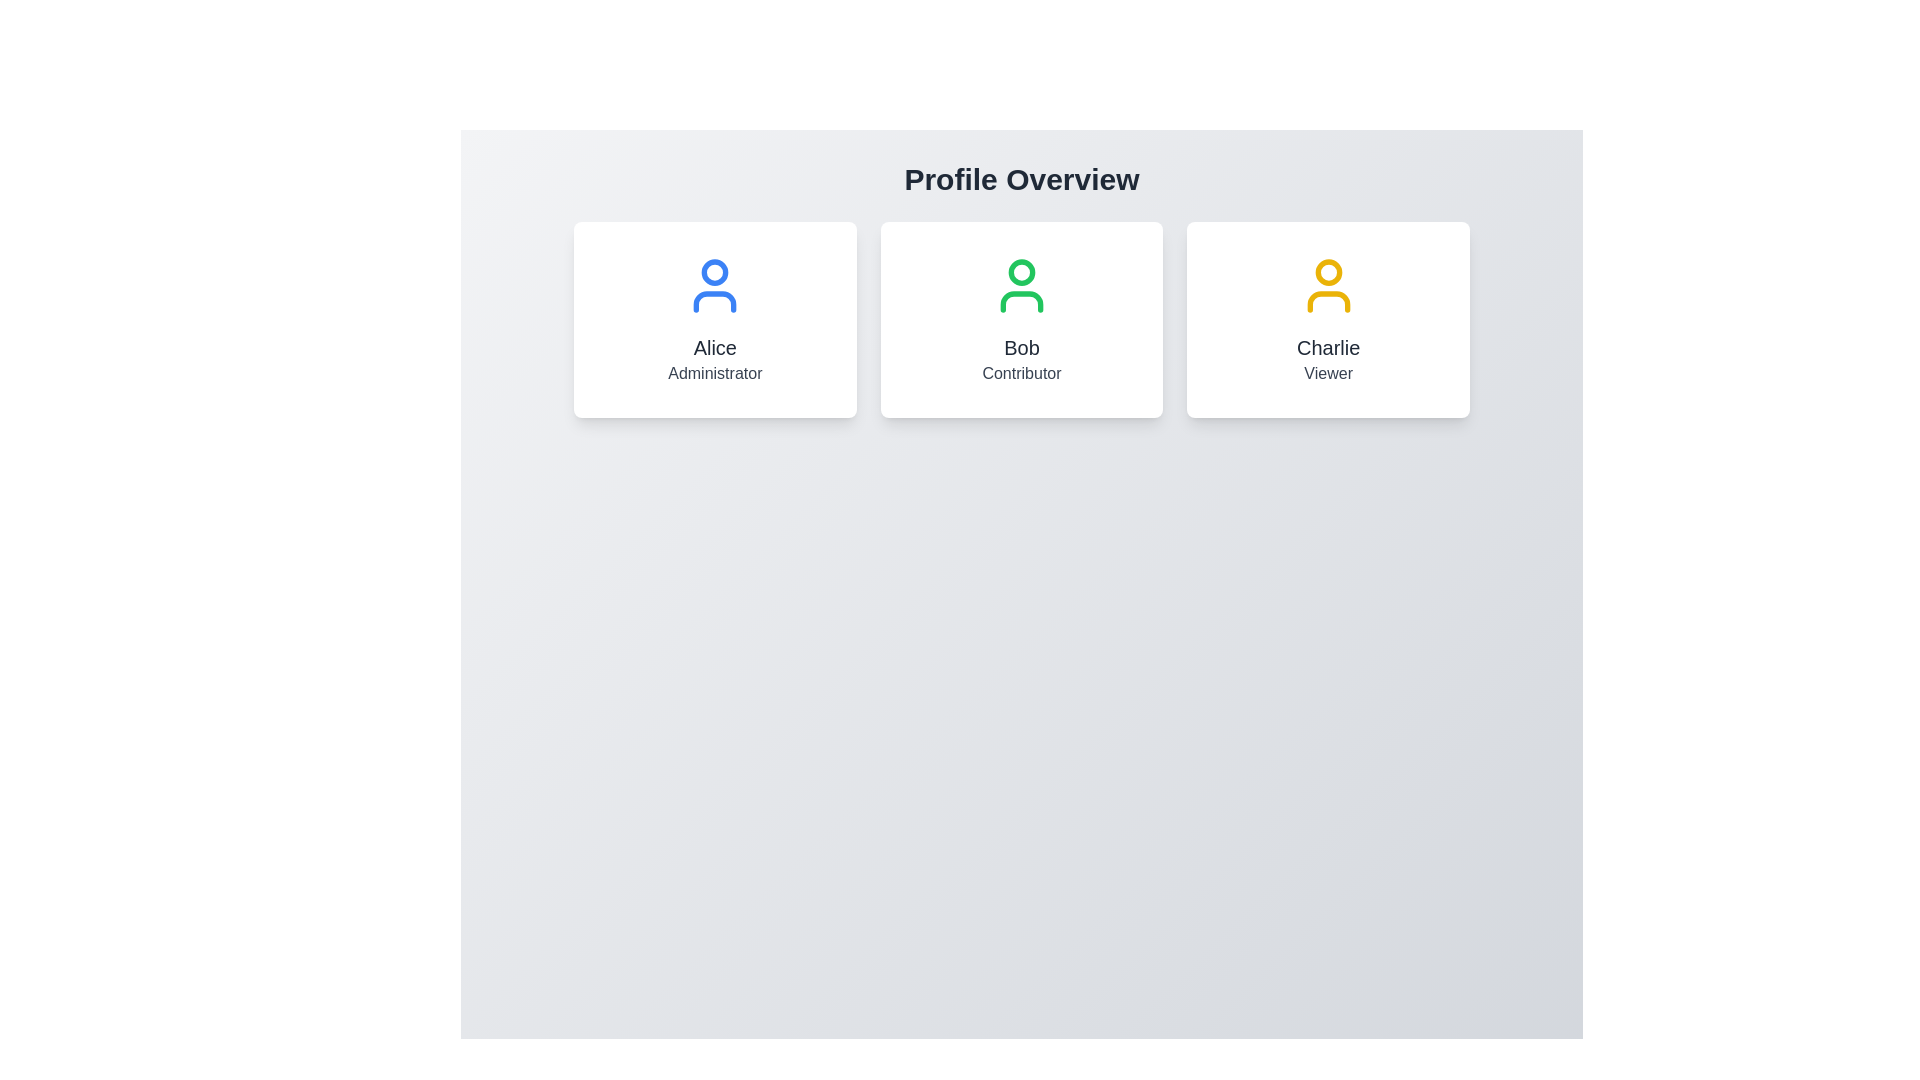 The width and height of the screenshot is (1920, 1080). Describe the element at coordinates (715, 285) in the screenshot. I see `the appearance of the profile avatar icon representing 'Alice Administrator', located at the top of the profile card` at that location.